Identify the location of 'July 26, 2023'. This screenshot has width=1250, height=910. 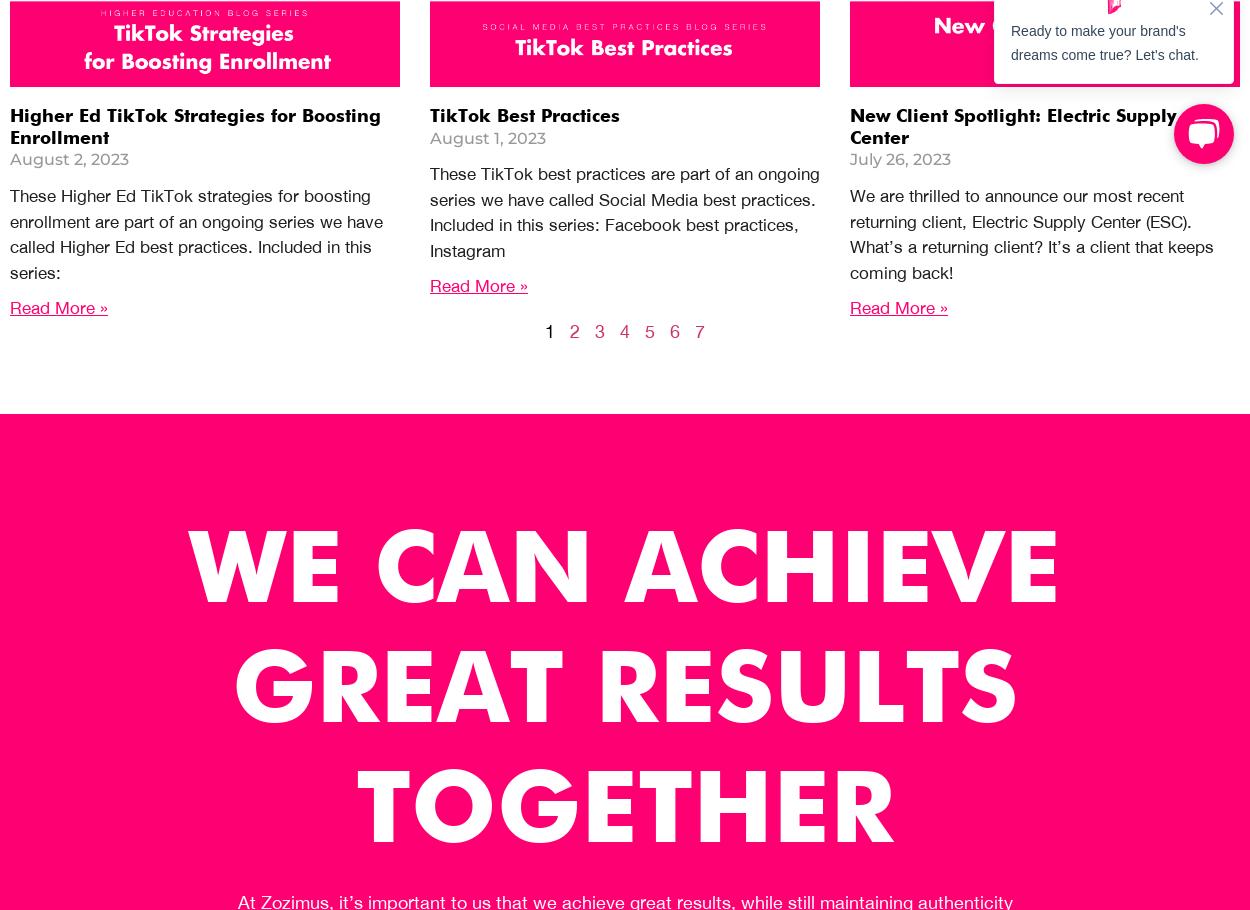
(900, 158).